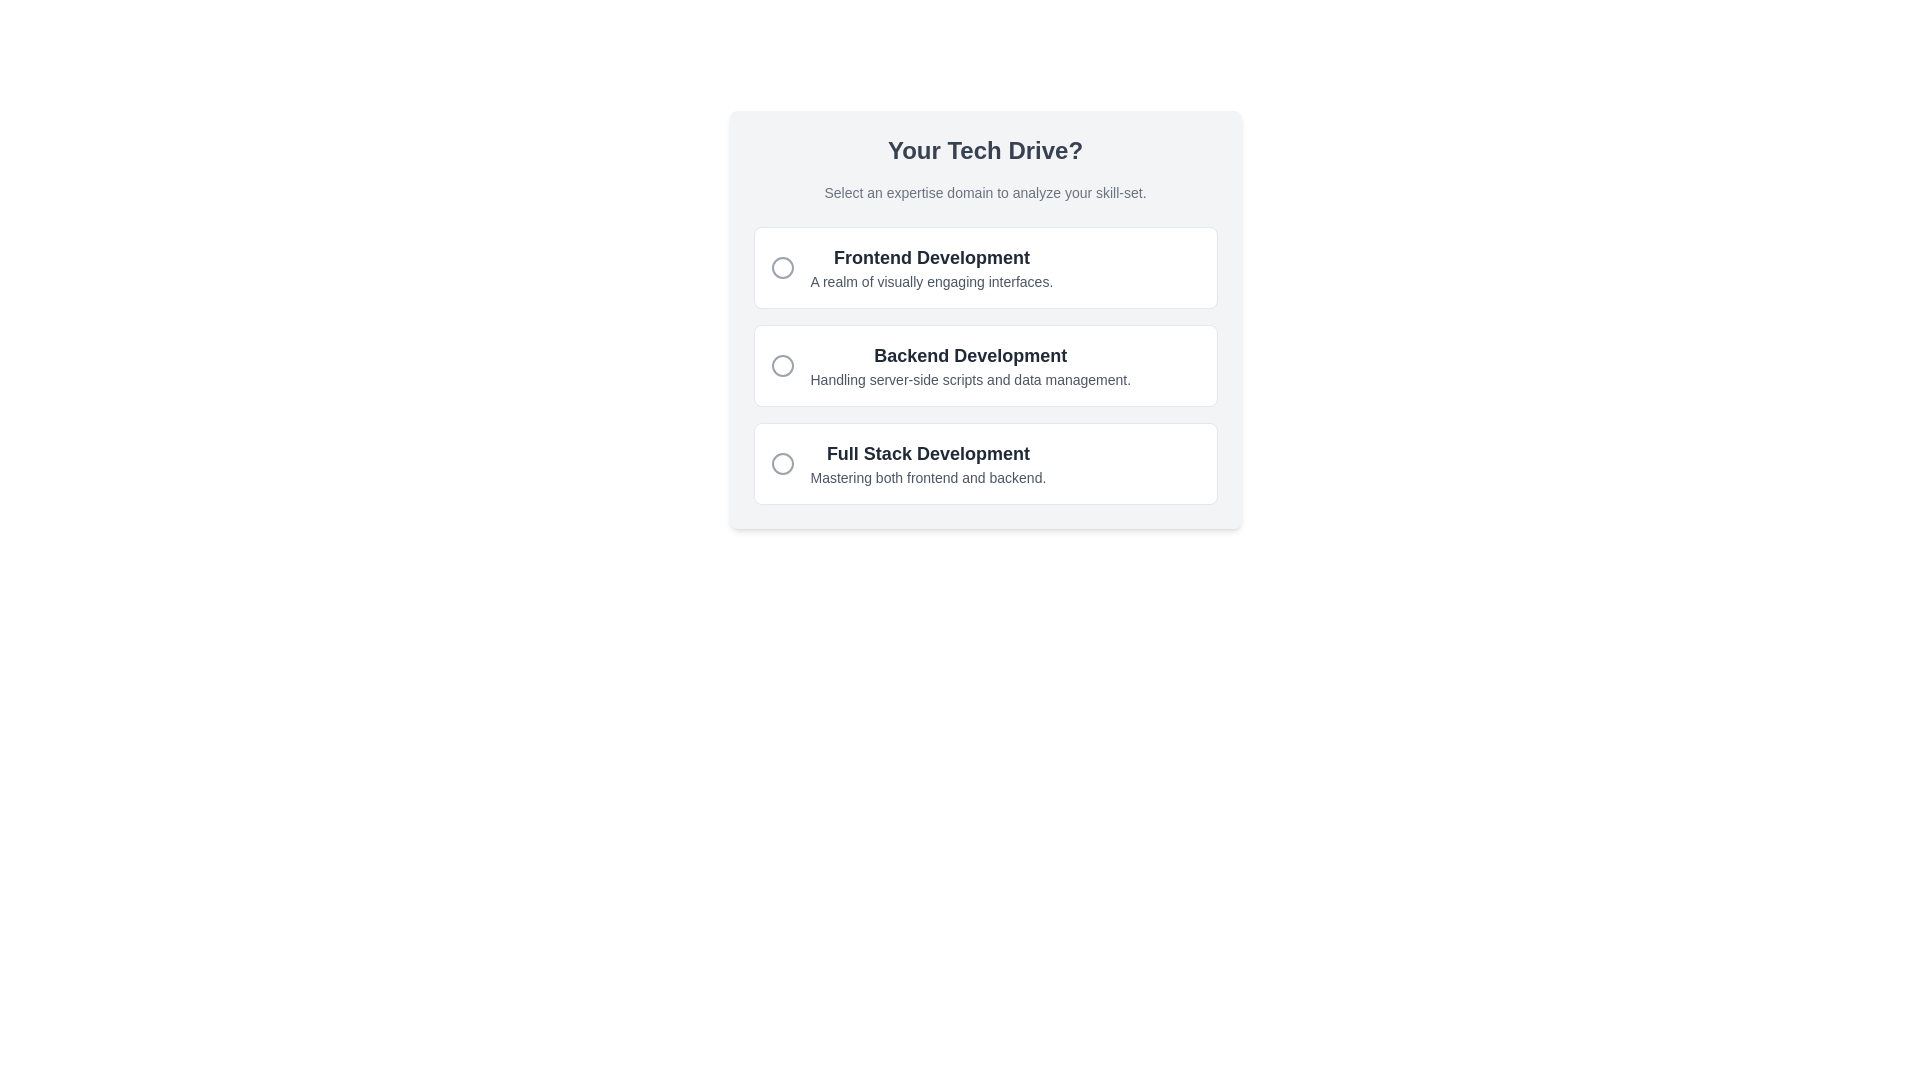 This screenshot has width=1920, height=1080. What do you see at coordinates (985, 192) in the screenshot?
I see `the Text block that provides instructions or context regarding the choices displayed below it, located directly below the heading 'Your Tech Drive?' and above the list of selectable options` at bounding box center [985, 192].